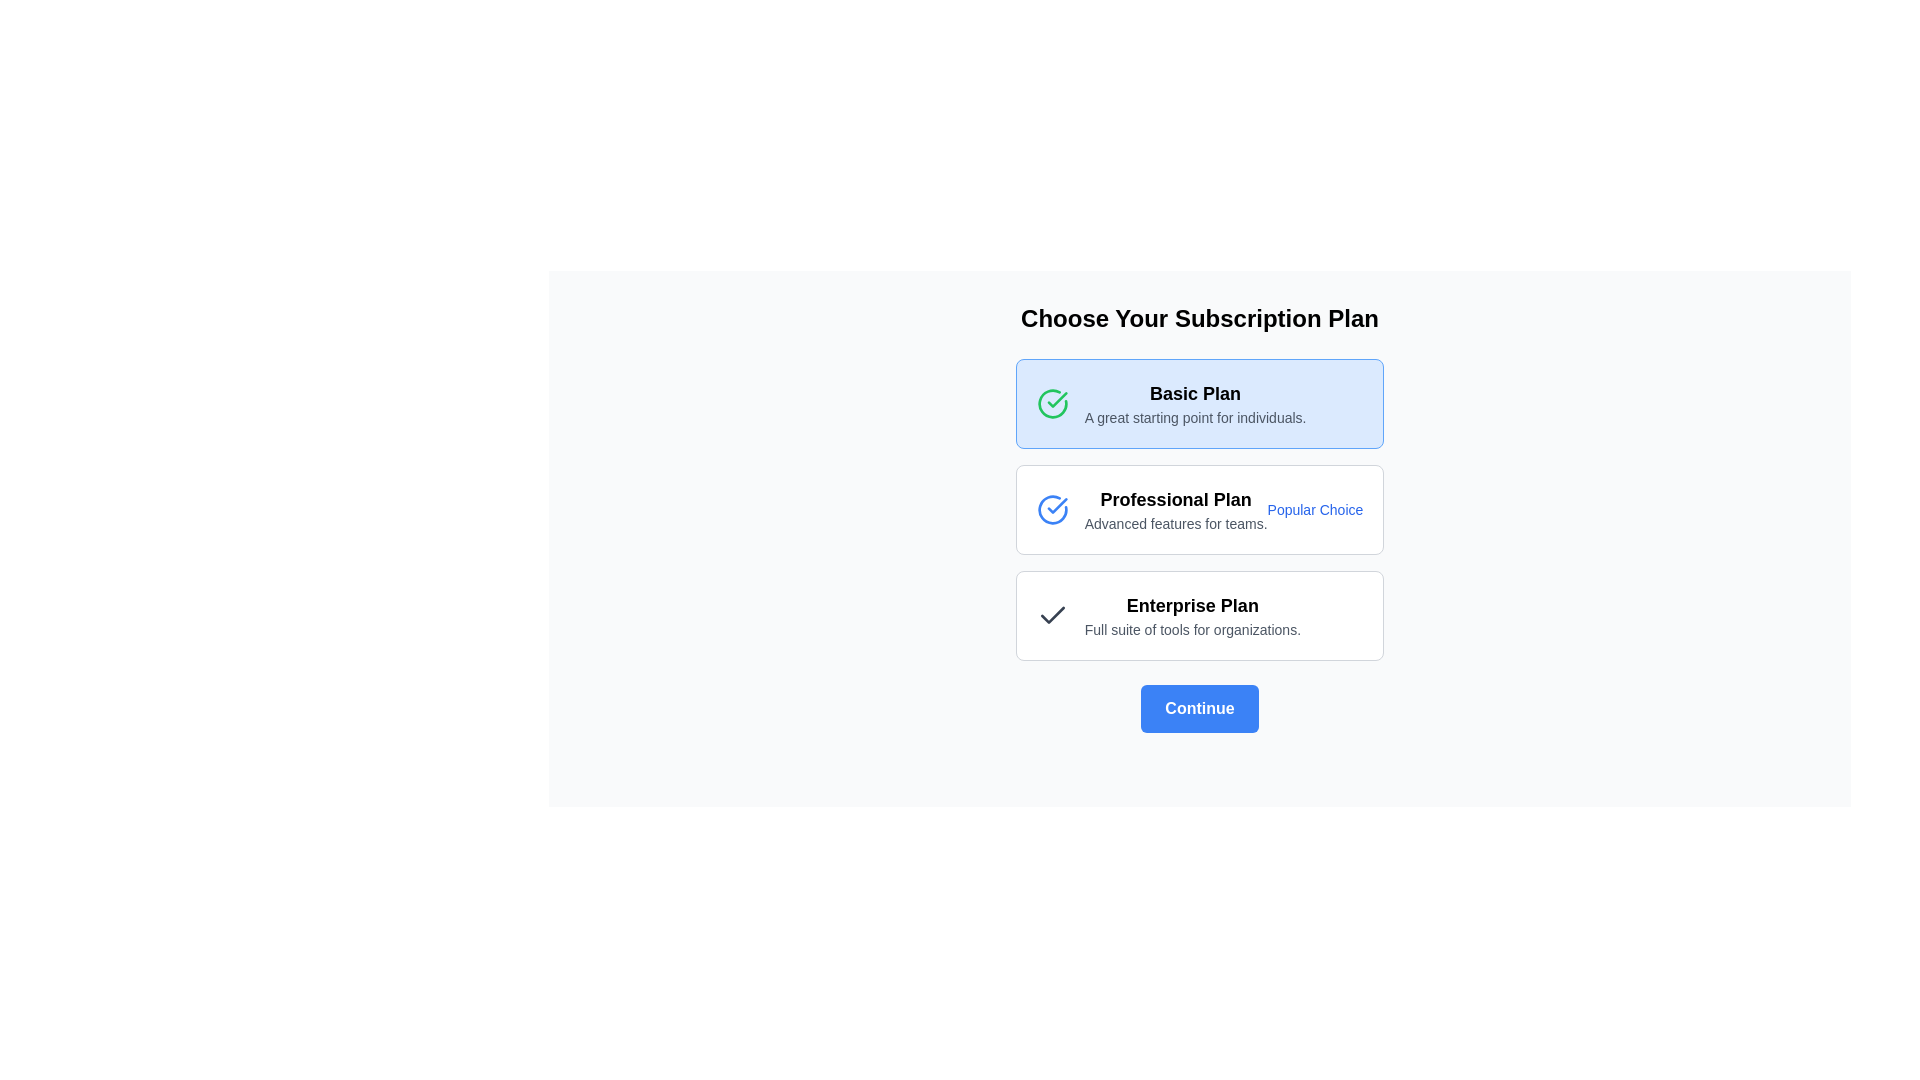 This screenshot has width=1920, height=1080. What do you see at coordinates (1171, 404) in the screenshot?
I see `the 'Basic Plan' list item, which has a bold heading and a green checkmark icon` at bounding box center [1171, 404].